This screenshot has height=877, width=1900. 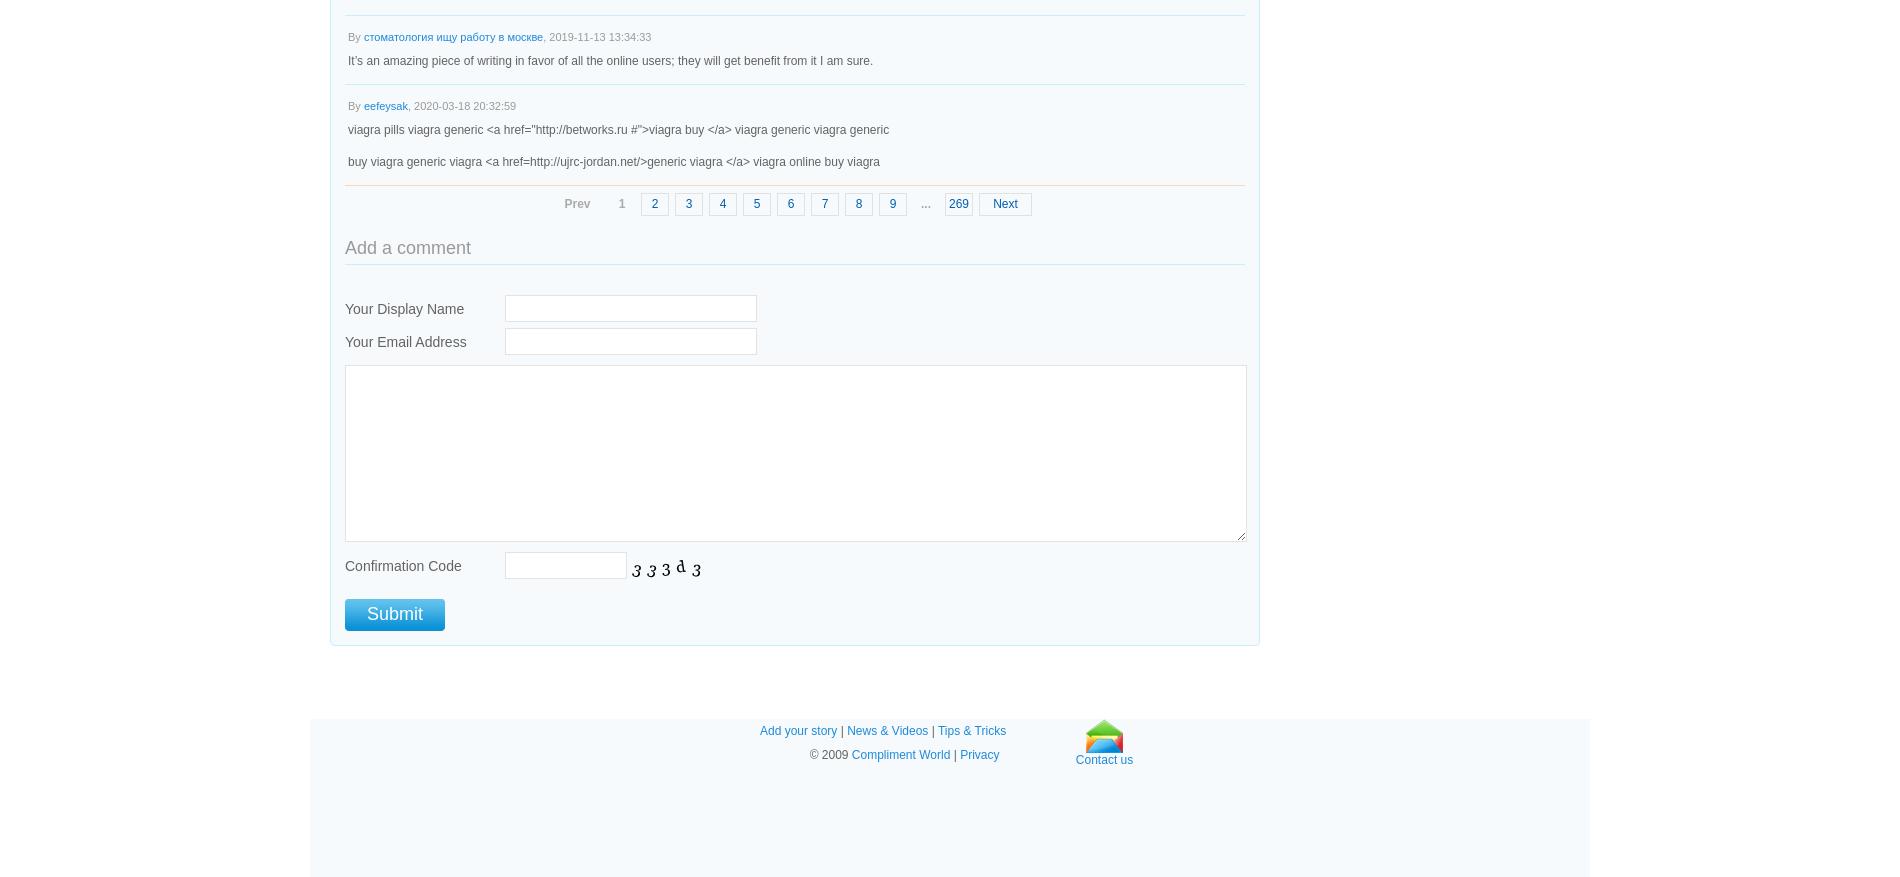 What do you see at coordinates (404, 339) in the screenshot?
I see `'Your Email Address'` at bounding box center [404, 339].